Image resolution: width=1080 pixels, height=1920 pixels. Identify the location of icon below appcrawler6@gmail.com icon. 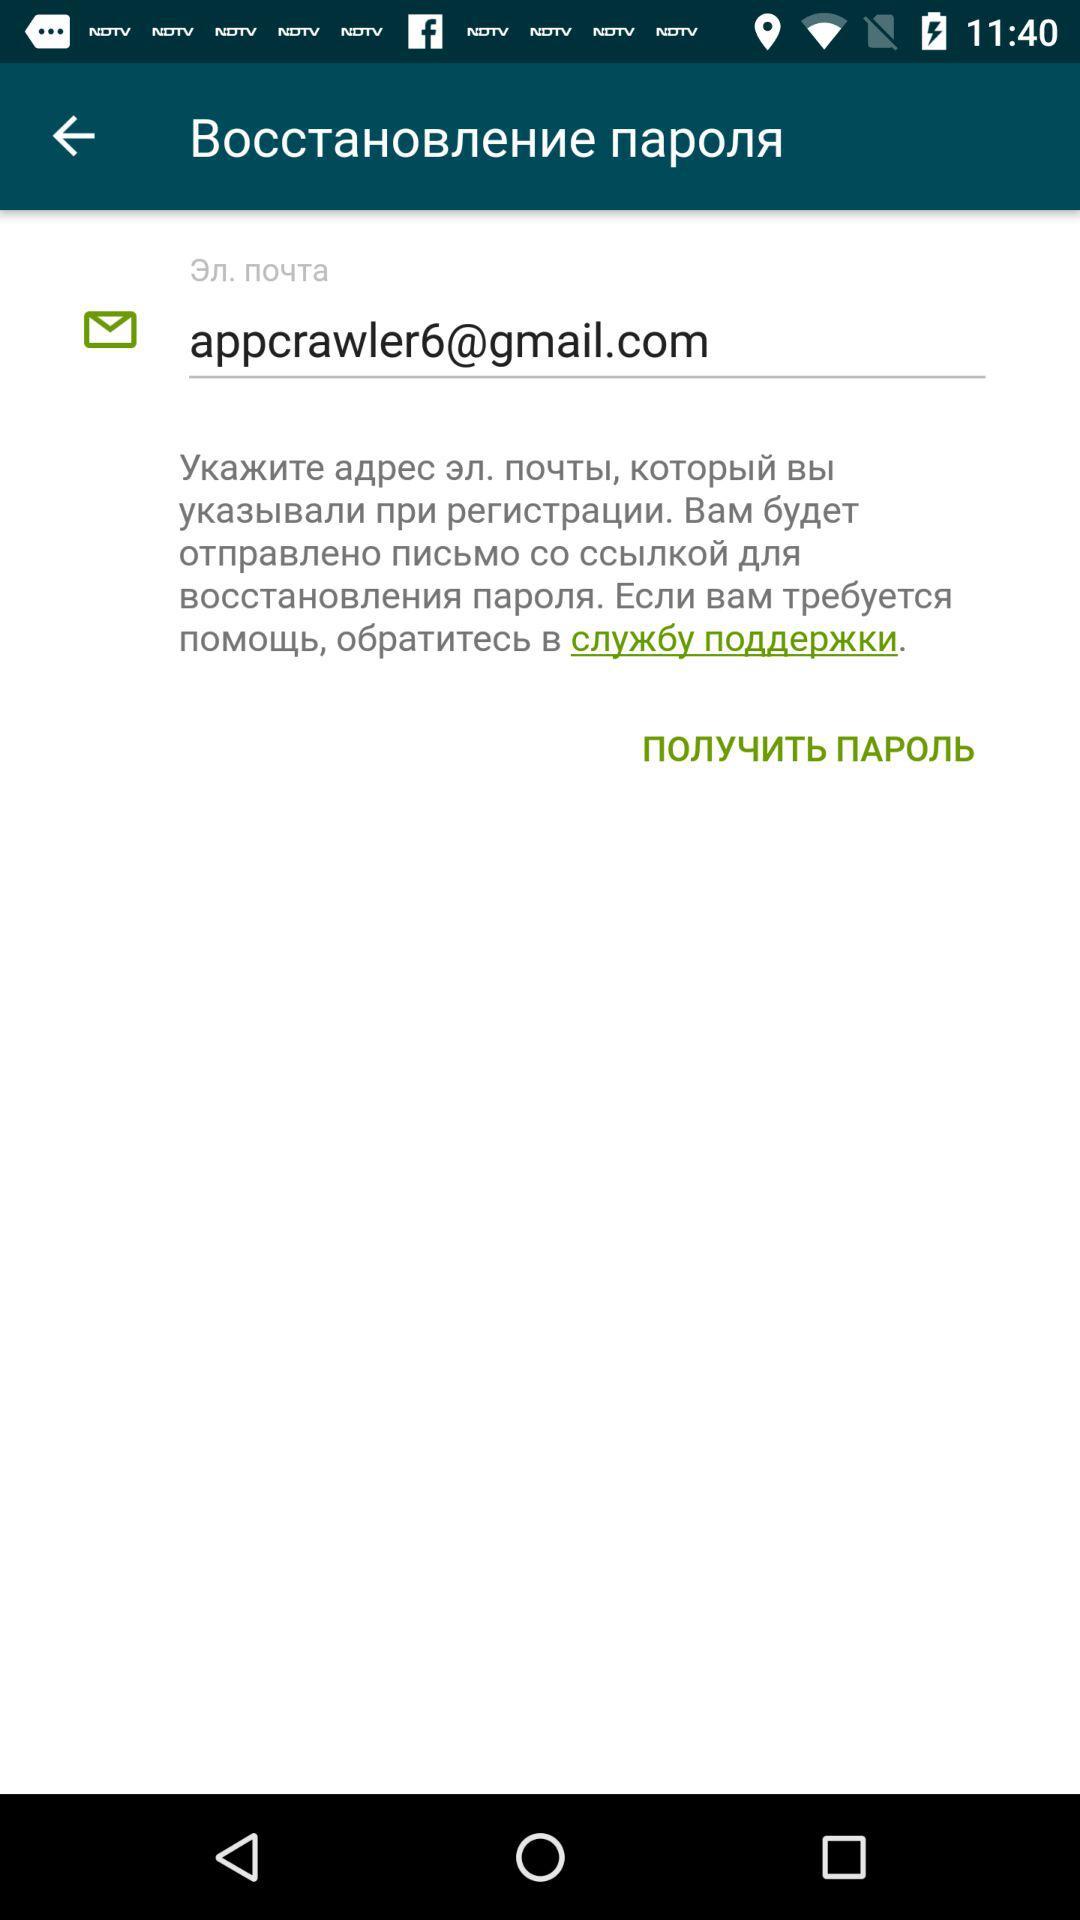
(586, 551).